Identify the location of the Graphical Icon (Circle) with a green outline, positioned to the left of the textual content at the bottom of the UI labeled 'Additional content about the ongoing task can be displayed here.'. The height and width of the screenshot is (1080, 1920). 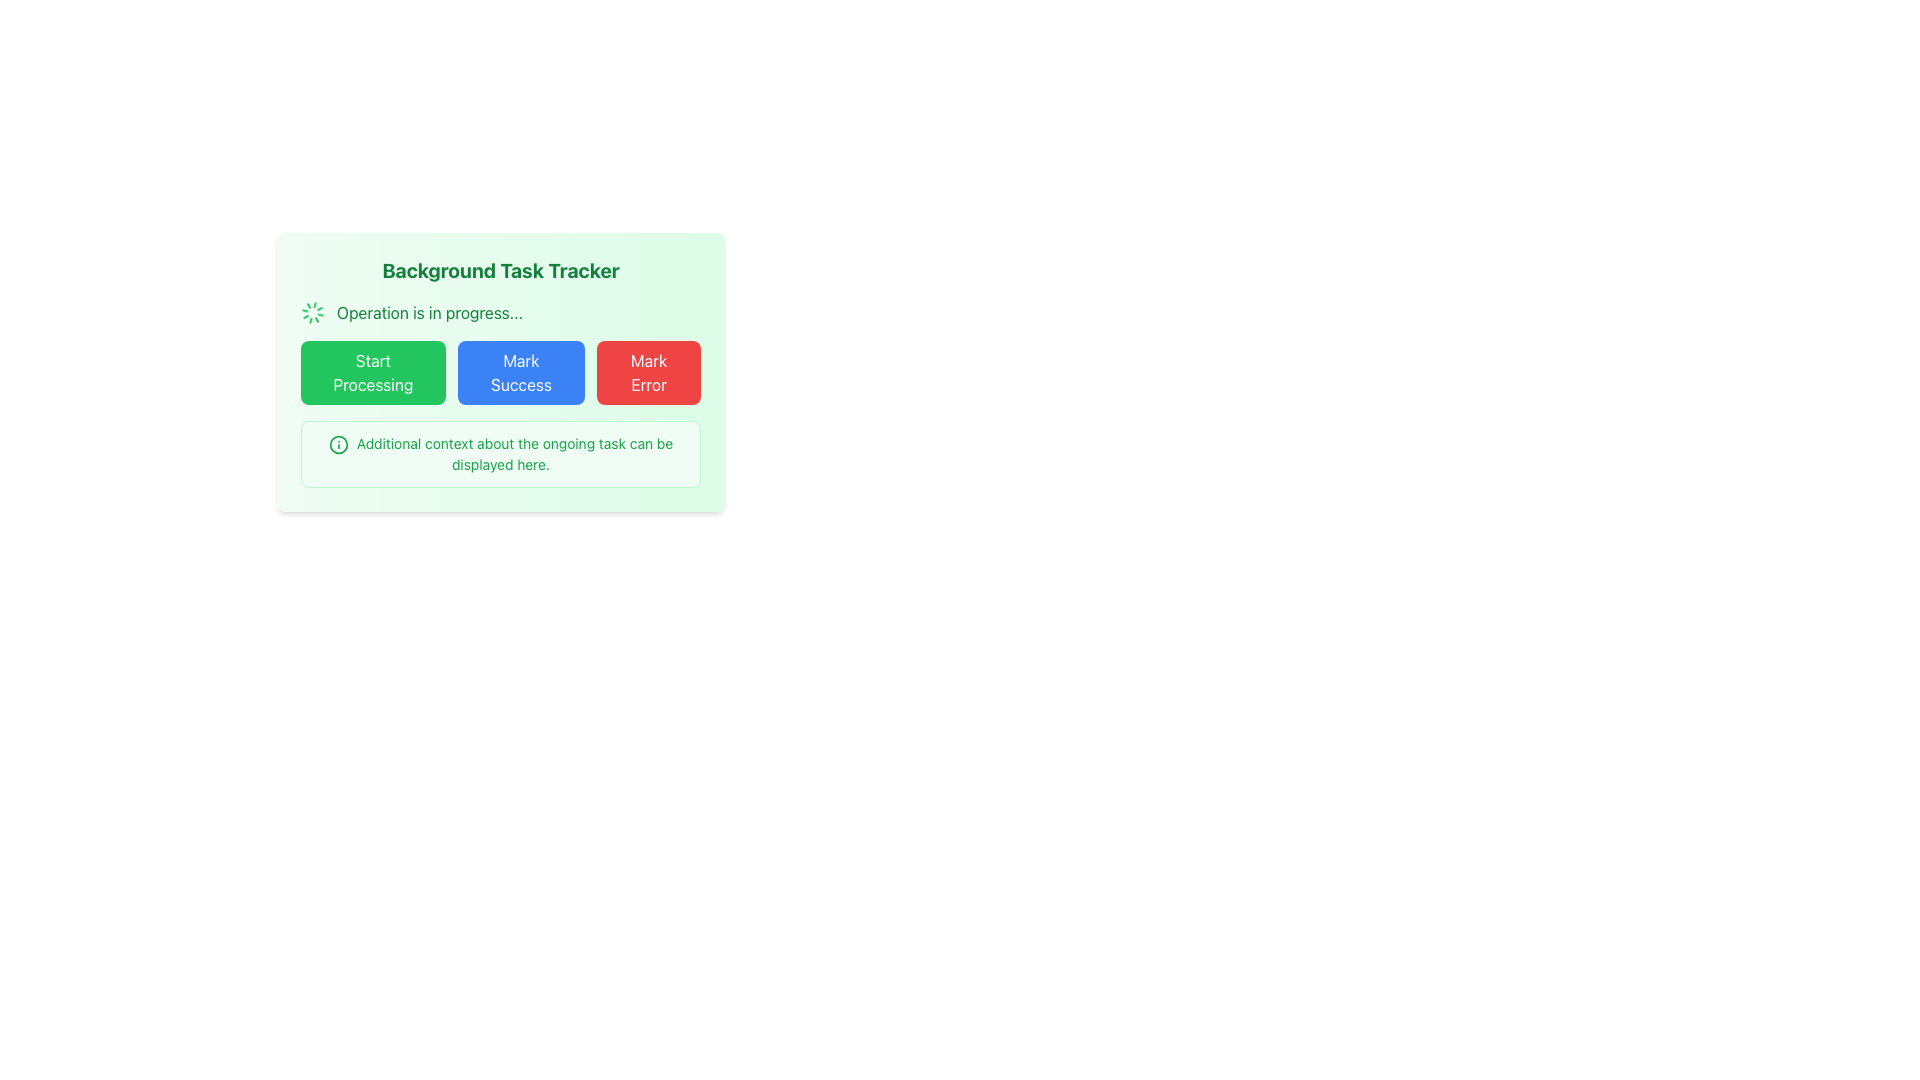
(338, 444).